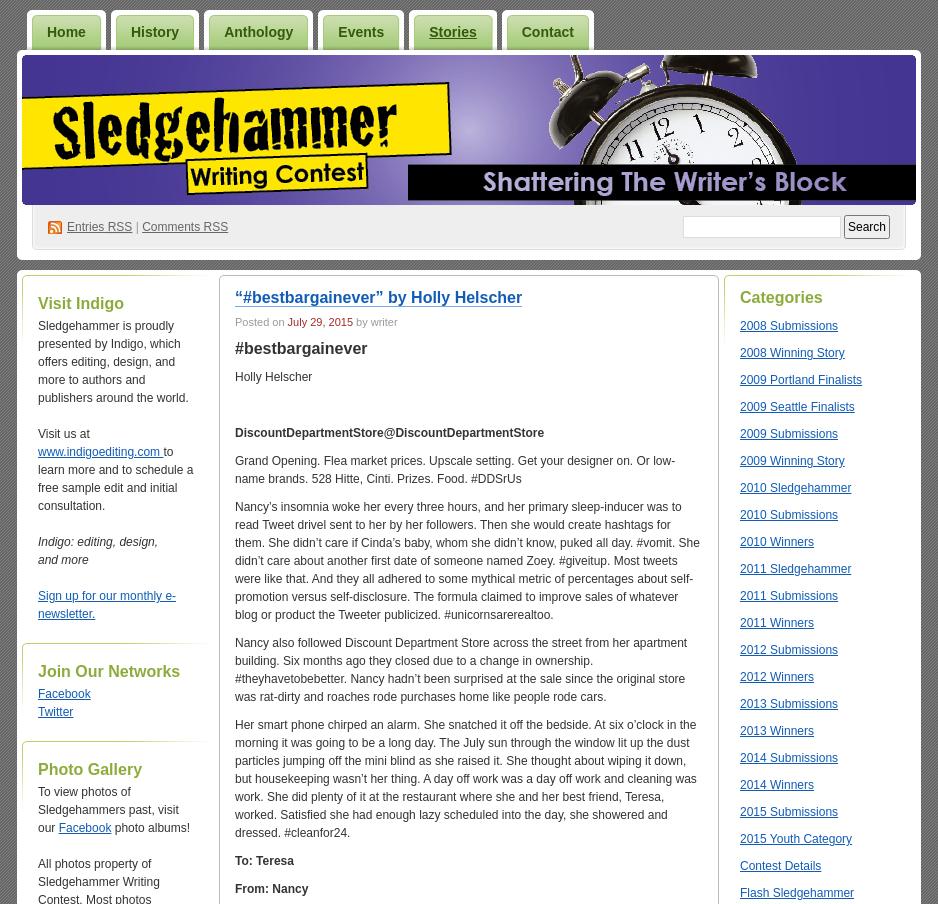 Image resolution: width=938 pixels, height=904 pixels. Describe the element at coordinates (262, 860) in the screenshot. I see `'To: Teresa'` at that location.